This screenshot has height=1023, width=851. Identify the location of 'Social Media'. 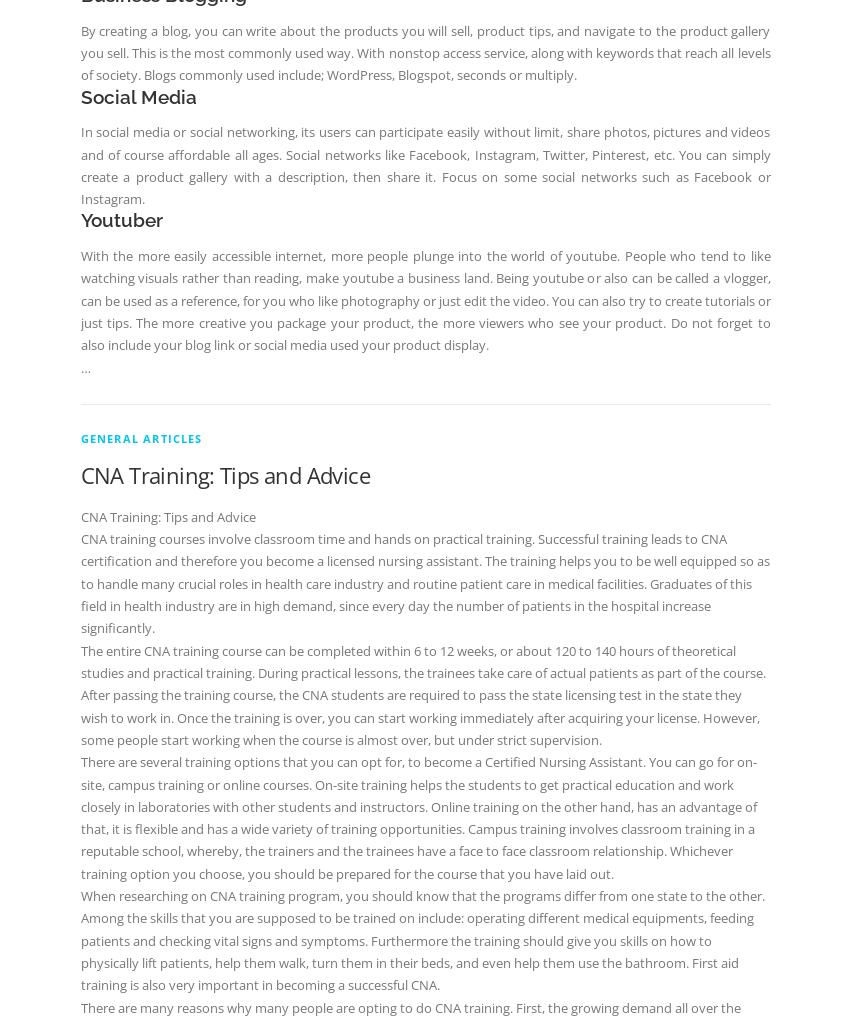
(78, 95).